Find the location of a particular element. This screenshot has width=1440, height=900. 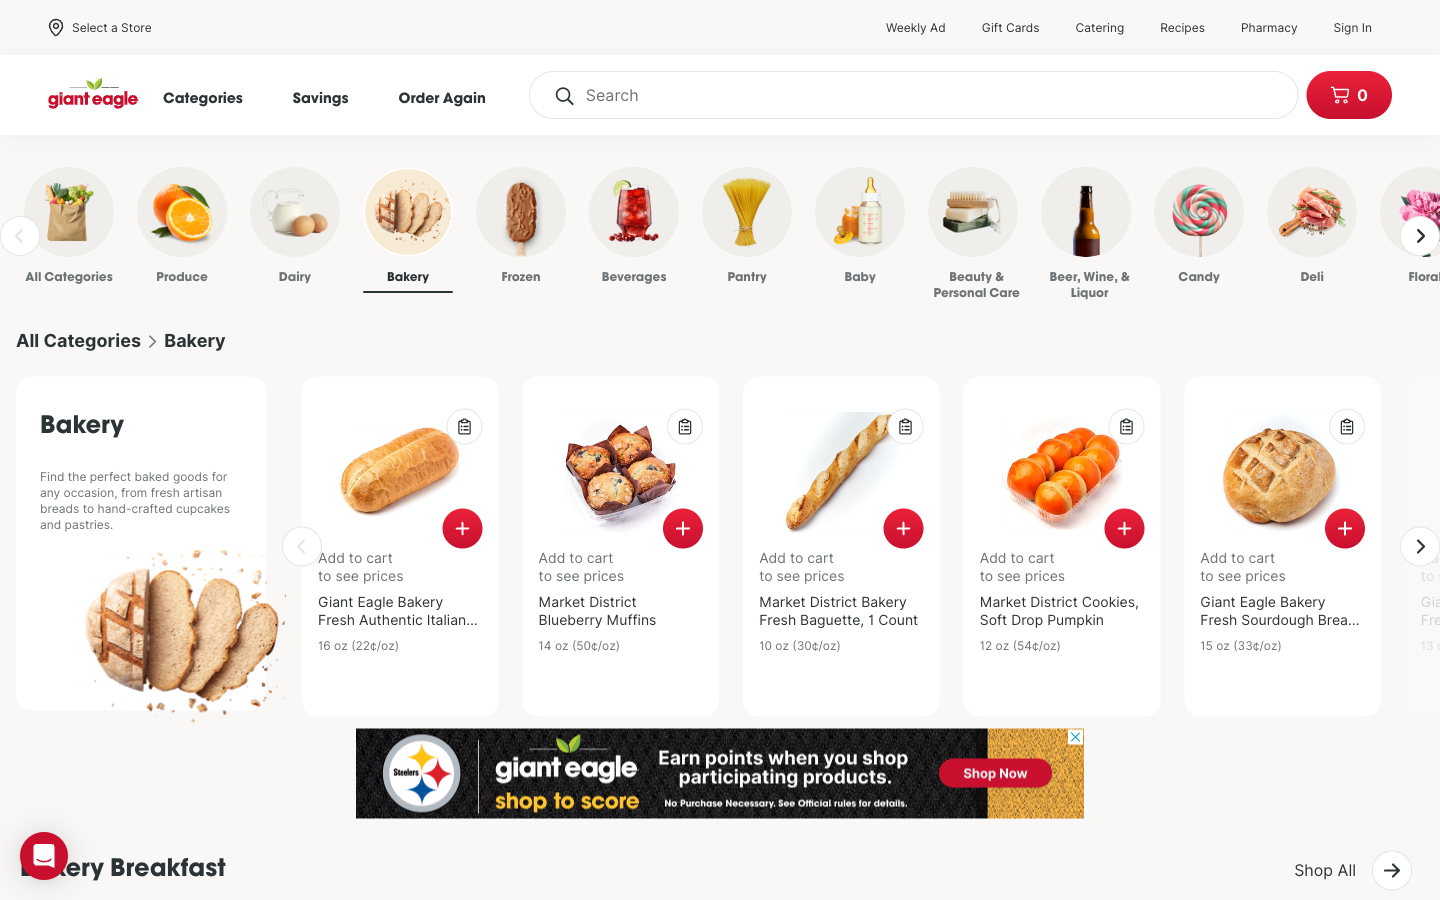

See all the items in cart is located at coordinates (1347, 94).